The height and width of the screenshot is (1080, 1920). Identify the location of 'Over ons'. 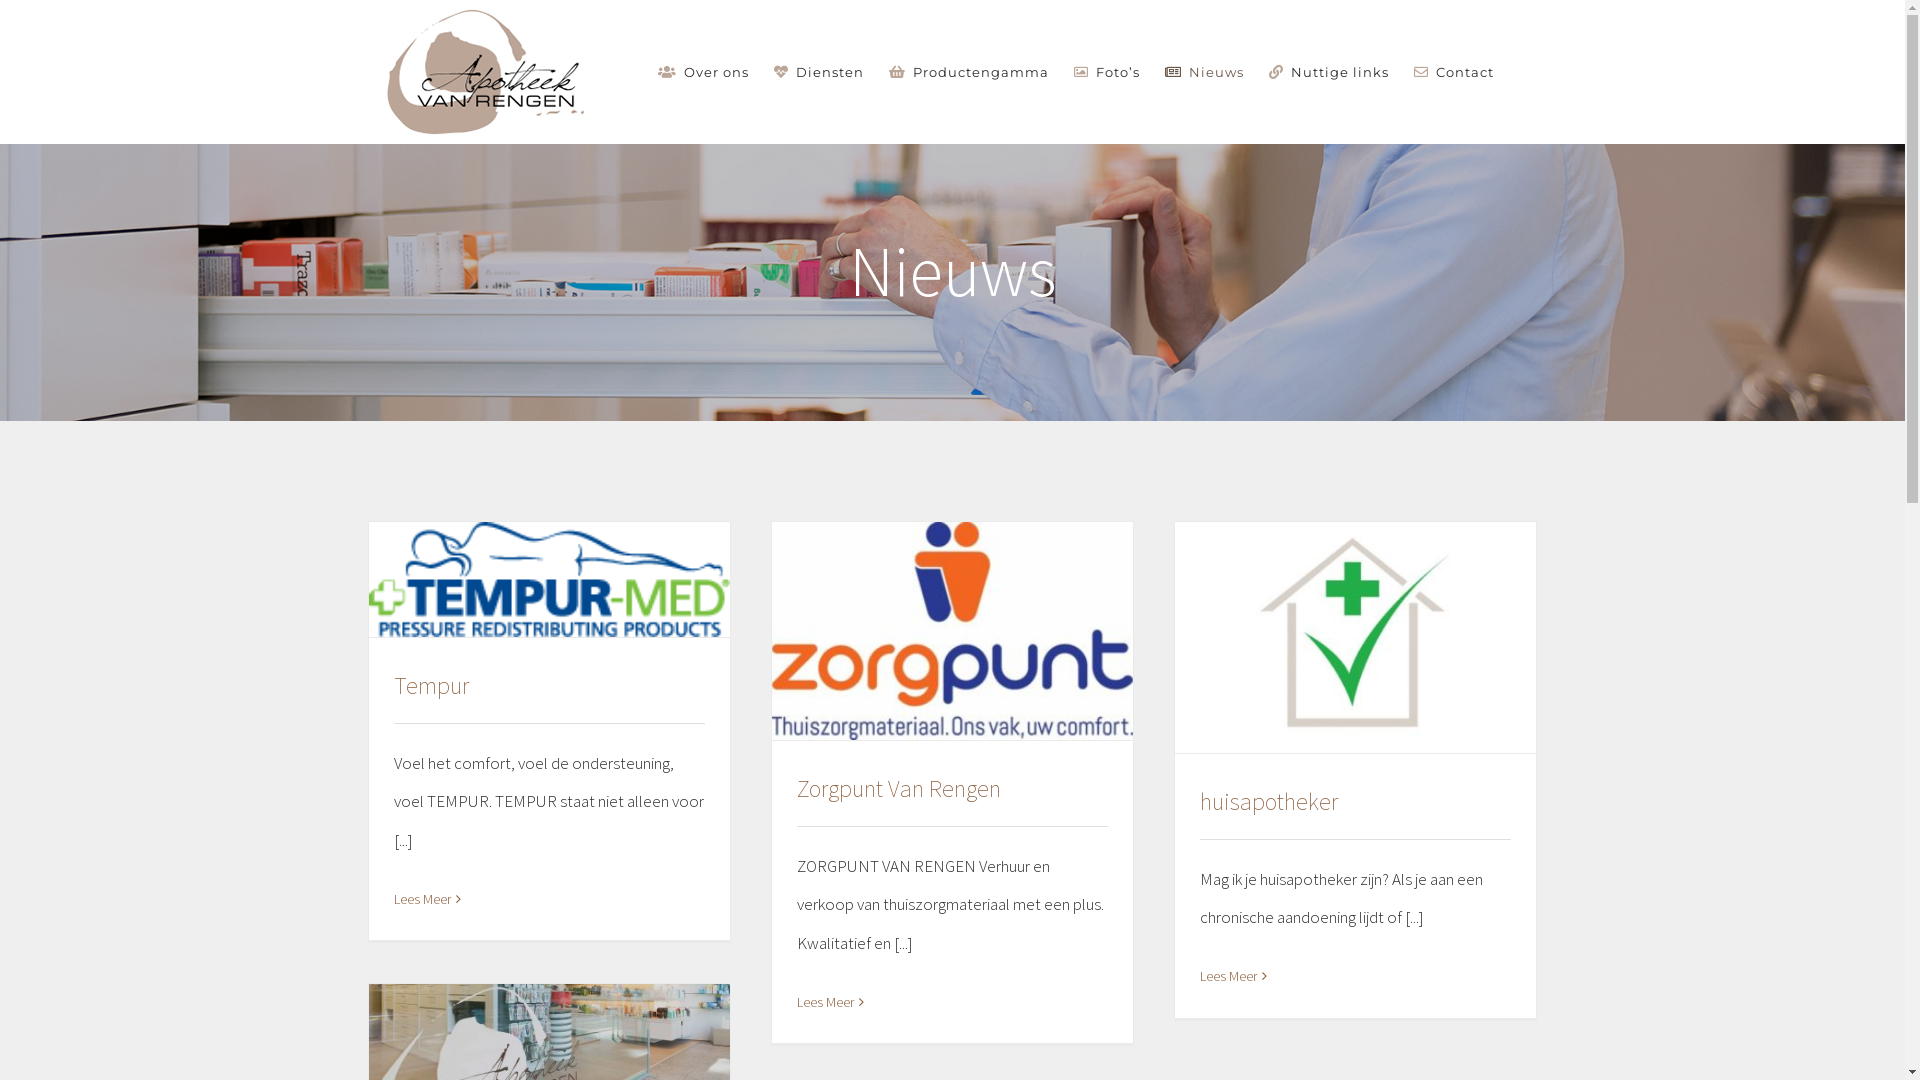
(703, 71).